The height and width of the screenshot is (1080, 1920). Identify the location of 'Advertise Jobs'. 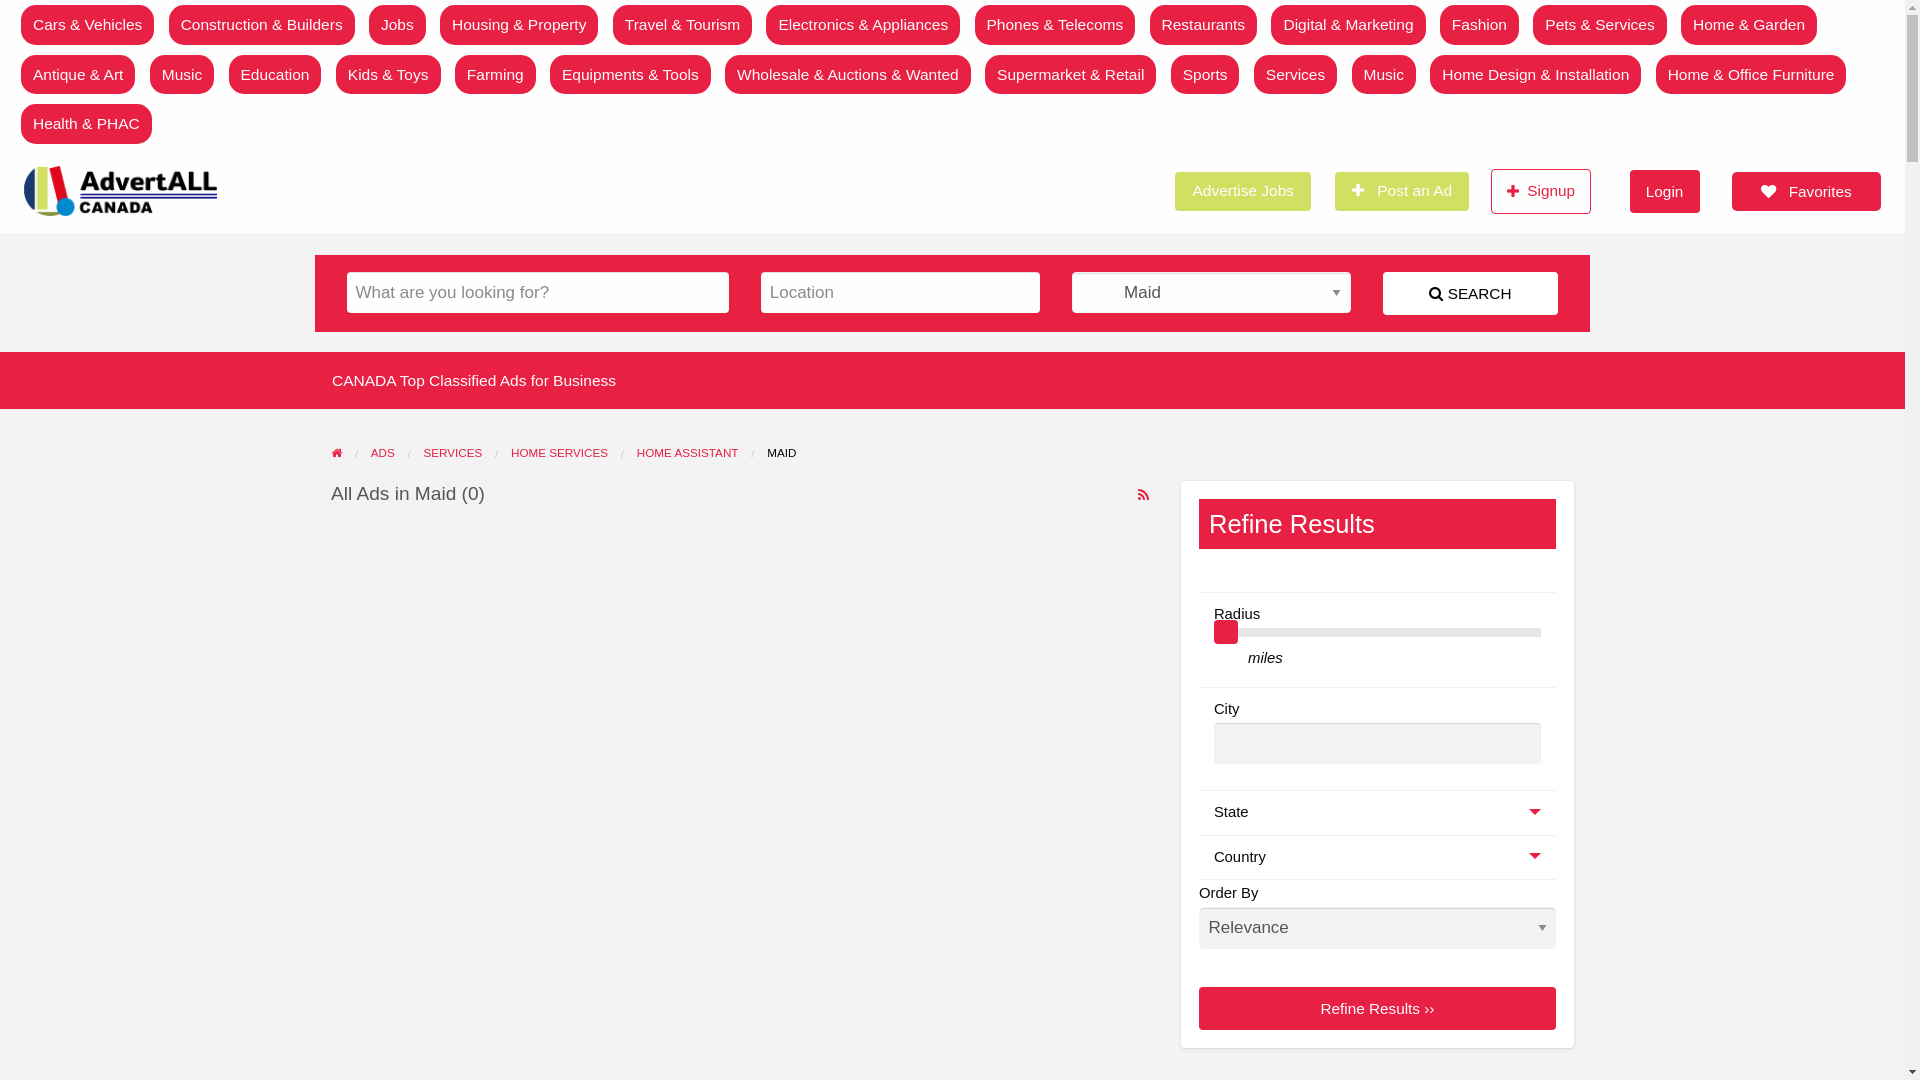
(1242, 191).